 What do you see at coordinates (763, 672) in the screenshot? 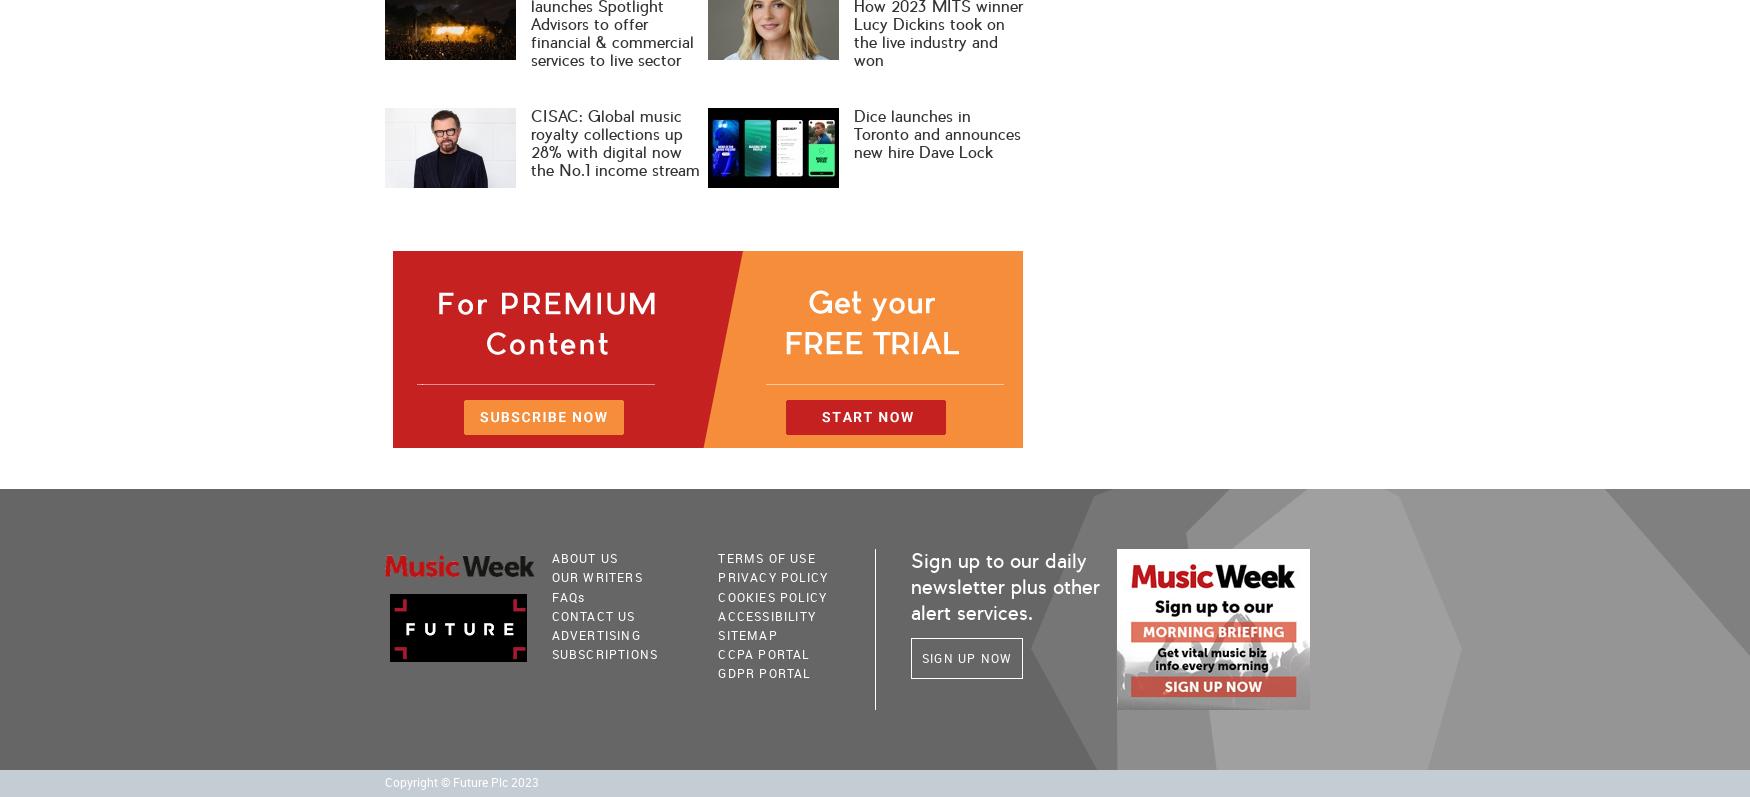
I see `'GDPR Portal'` at bounding box center [763, 672].